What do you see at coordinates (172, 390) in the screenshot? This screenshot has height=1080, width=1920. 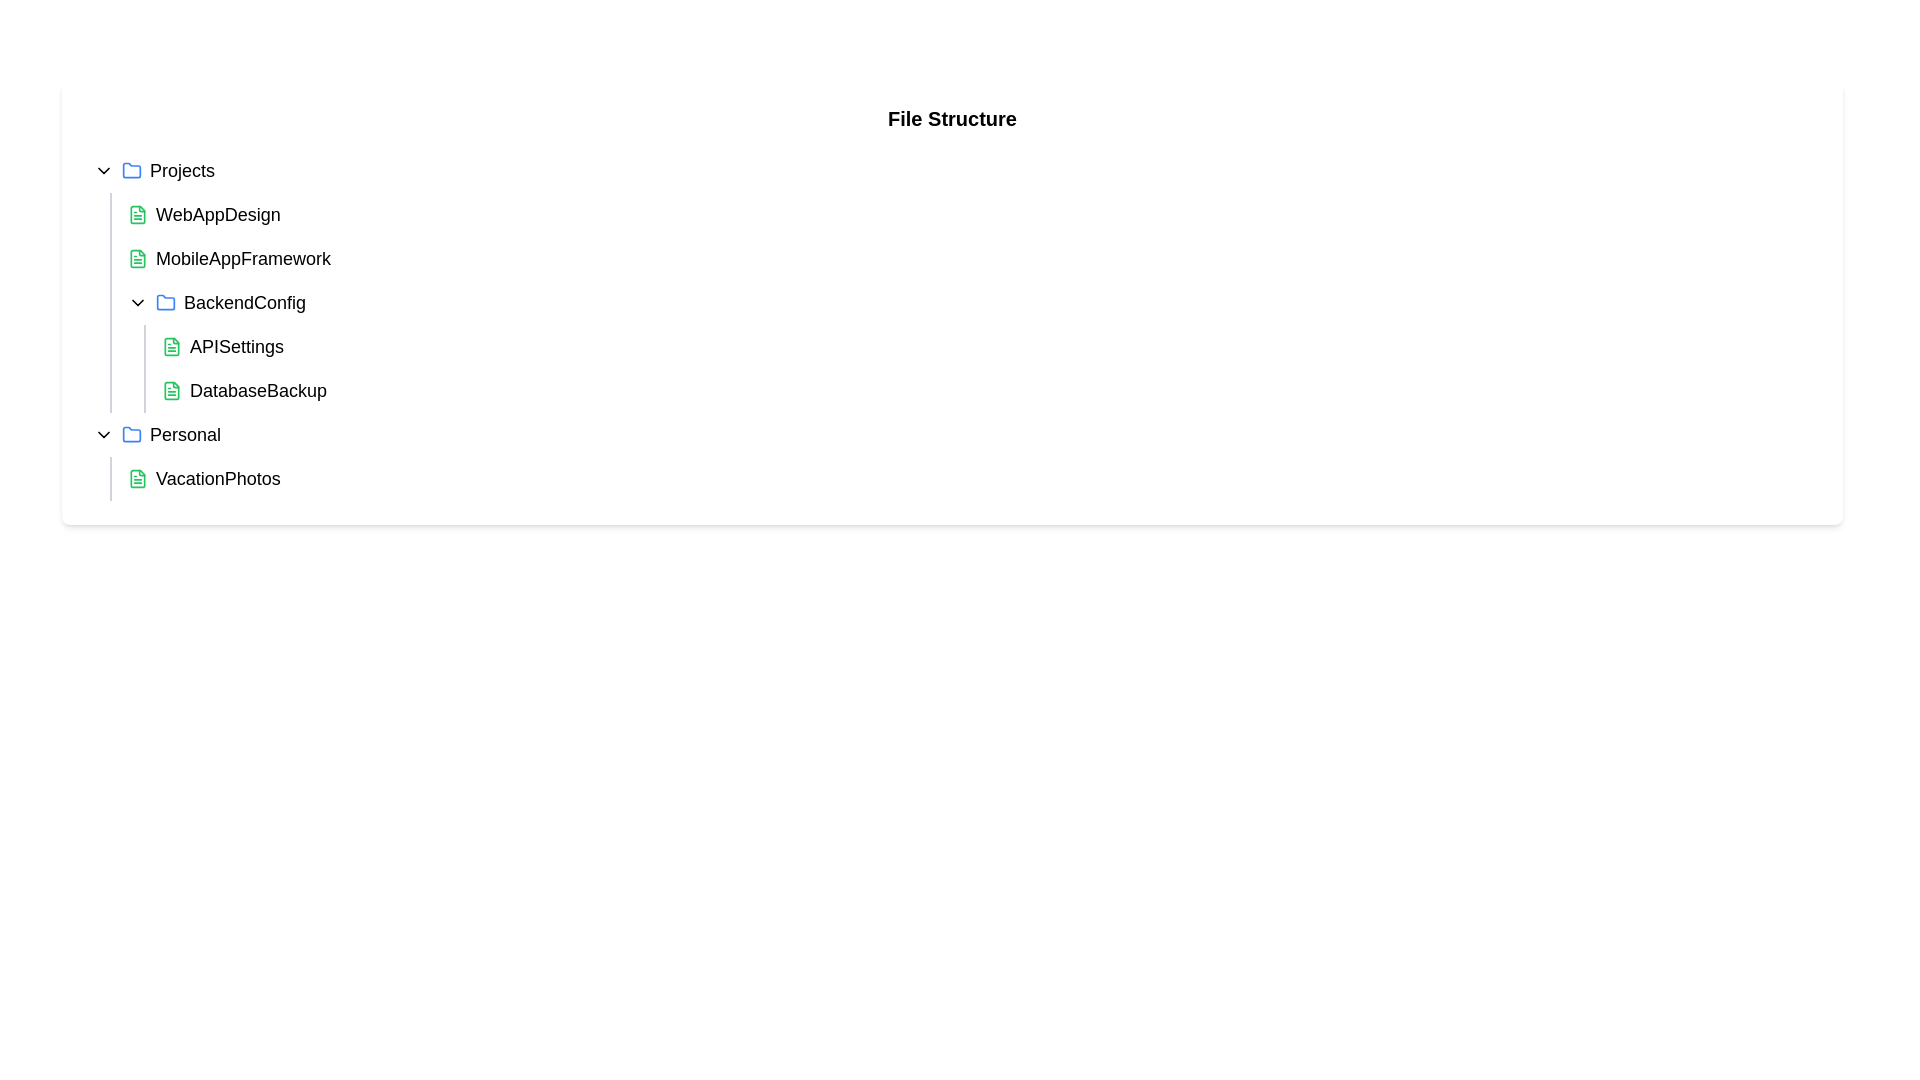 I see `the document icon representing 'DatabaseBackup'` at bounding box center [172, 390].